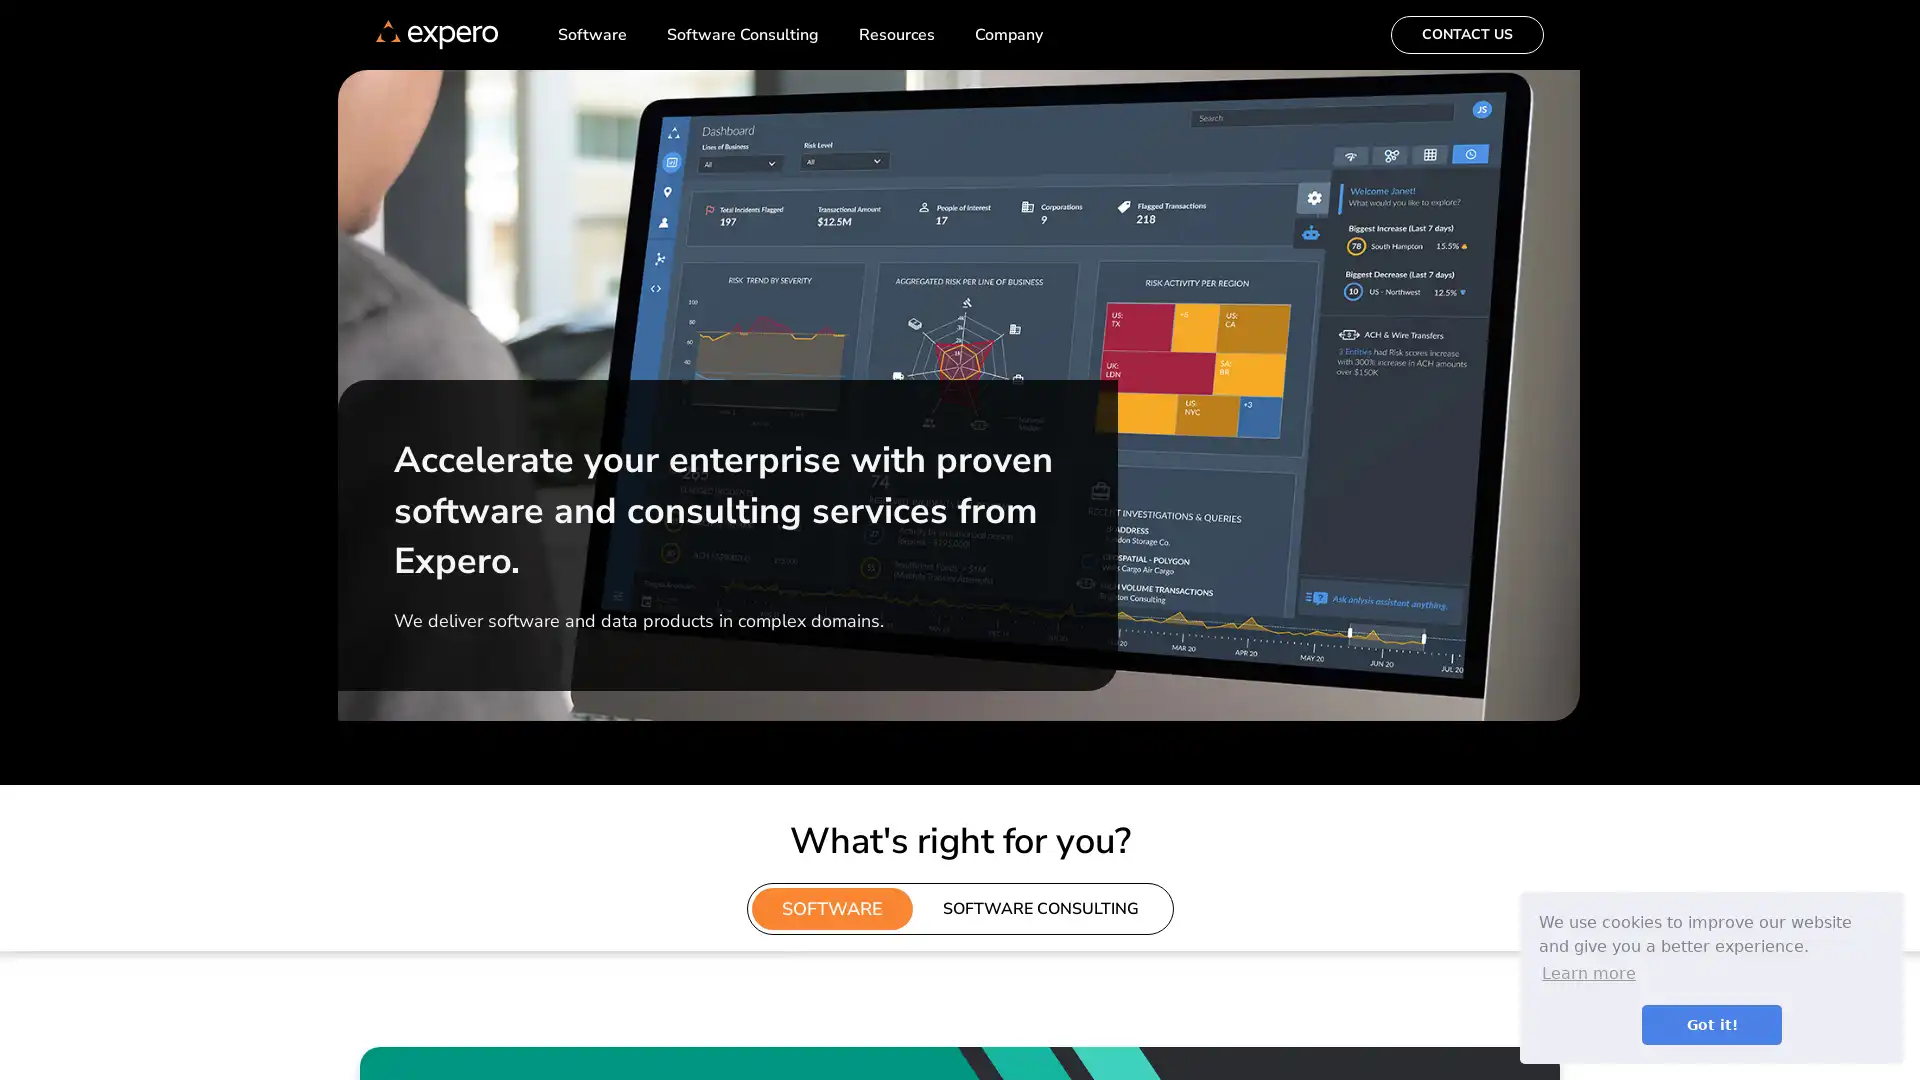  I want to click on learn more about cookies, so click(1587, 972).